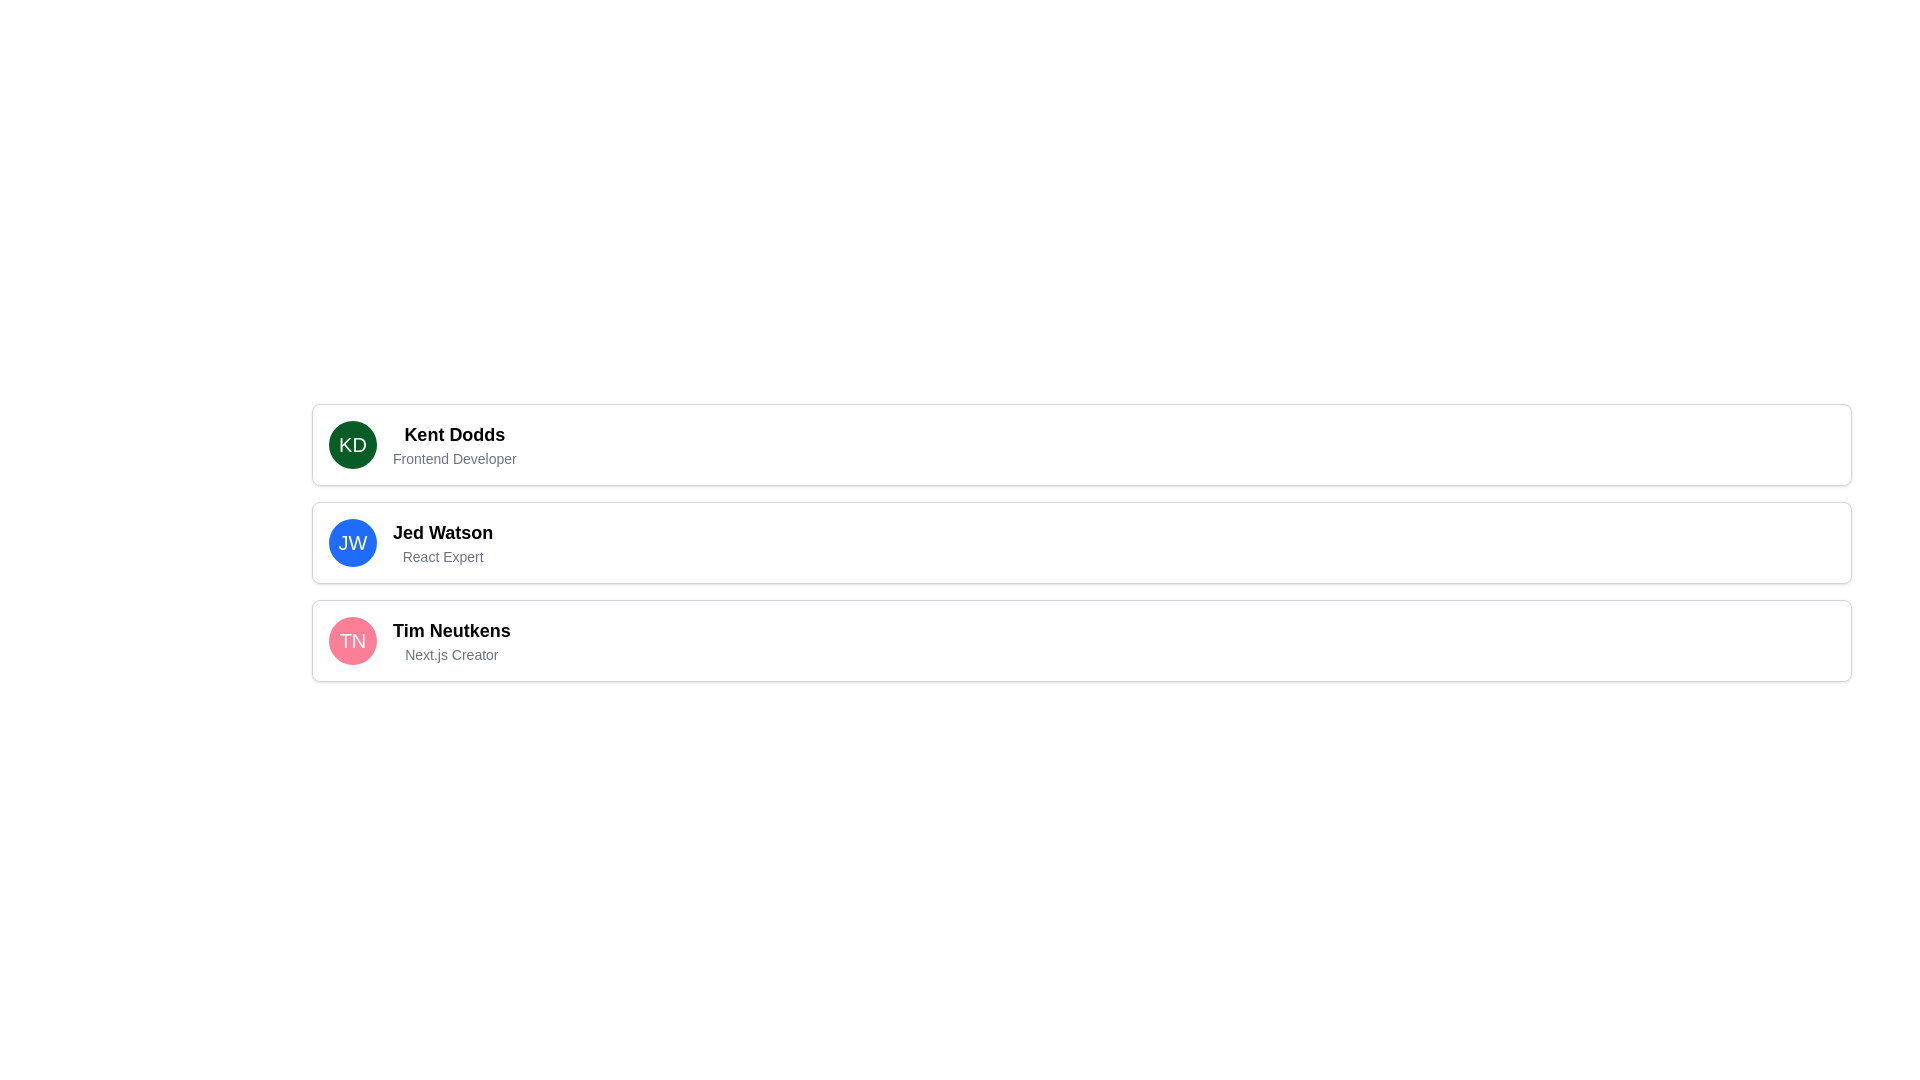 The image size is (1920, 1080). What do you see at coordinates (442, 531) in the screenshot?
I see `the text element displaying 'Jed Watson', which is styled in bold and larger font, located in the second row of a vertically stacked layout within a card-like structure` at bounding box center [442, 531].